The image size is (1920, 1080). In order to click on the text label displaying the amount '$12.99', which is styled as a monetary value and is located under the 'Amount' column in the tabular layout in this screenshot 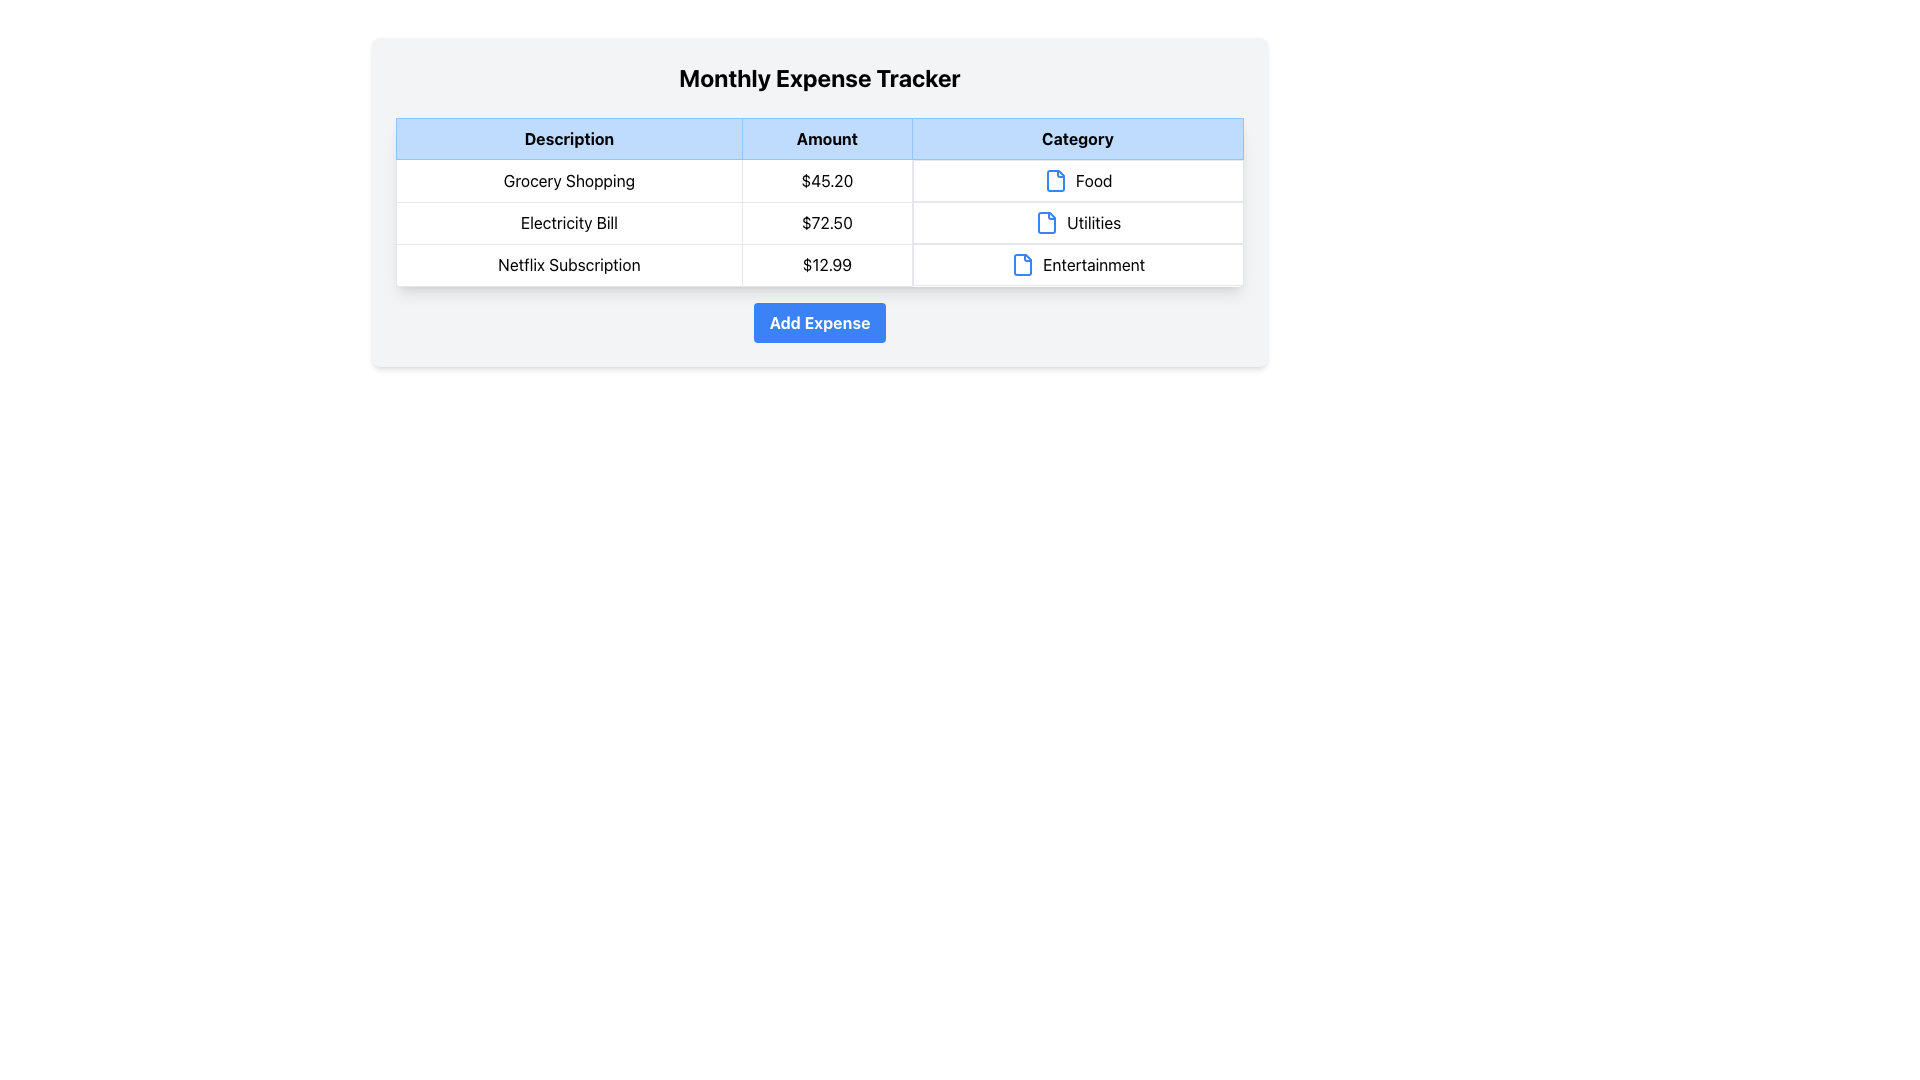, I will do `click(827, 264)`.